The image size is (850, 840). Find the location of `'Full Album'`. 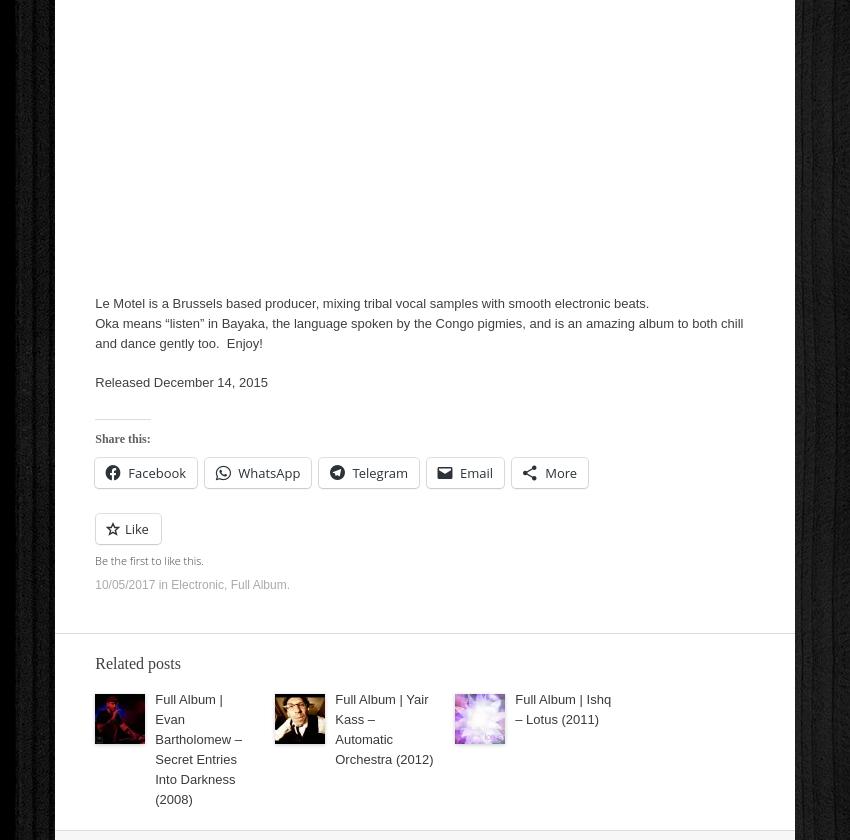

'Full Album' is located at coordinates (256, 584).